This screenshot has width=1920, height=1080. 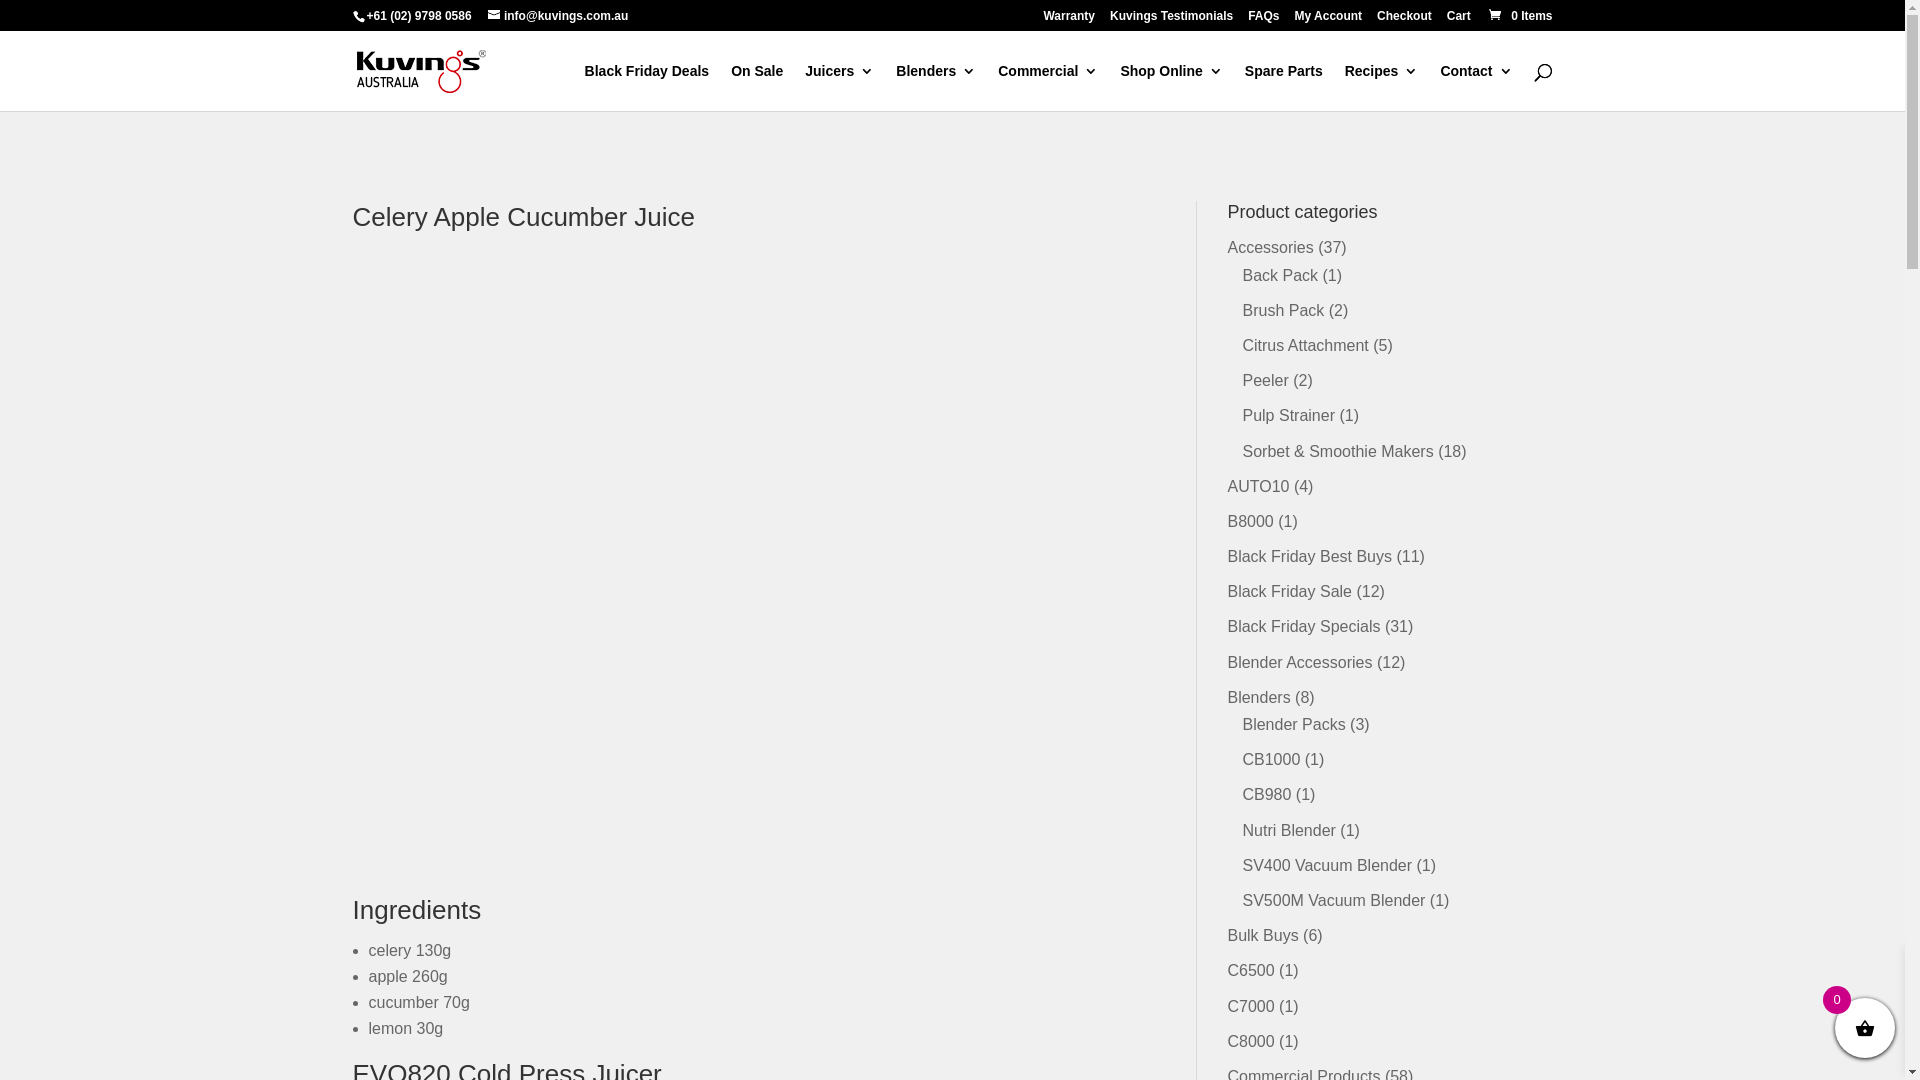 I want to click on 'Bulk Buys', so click(x=1226, y=935).